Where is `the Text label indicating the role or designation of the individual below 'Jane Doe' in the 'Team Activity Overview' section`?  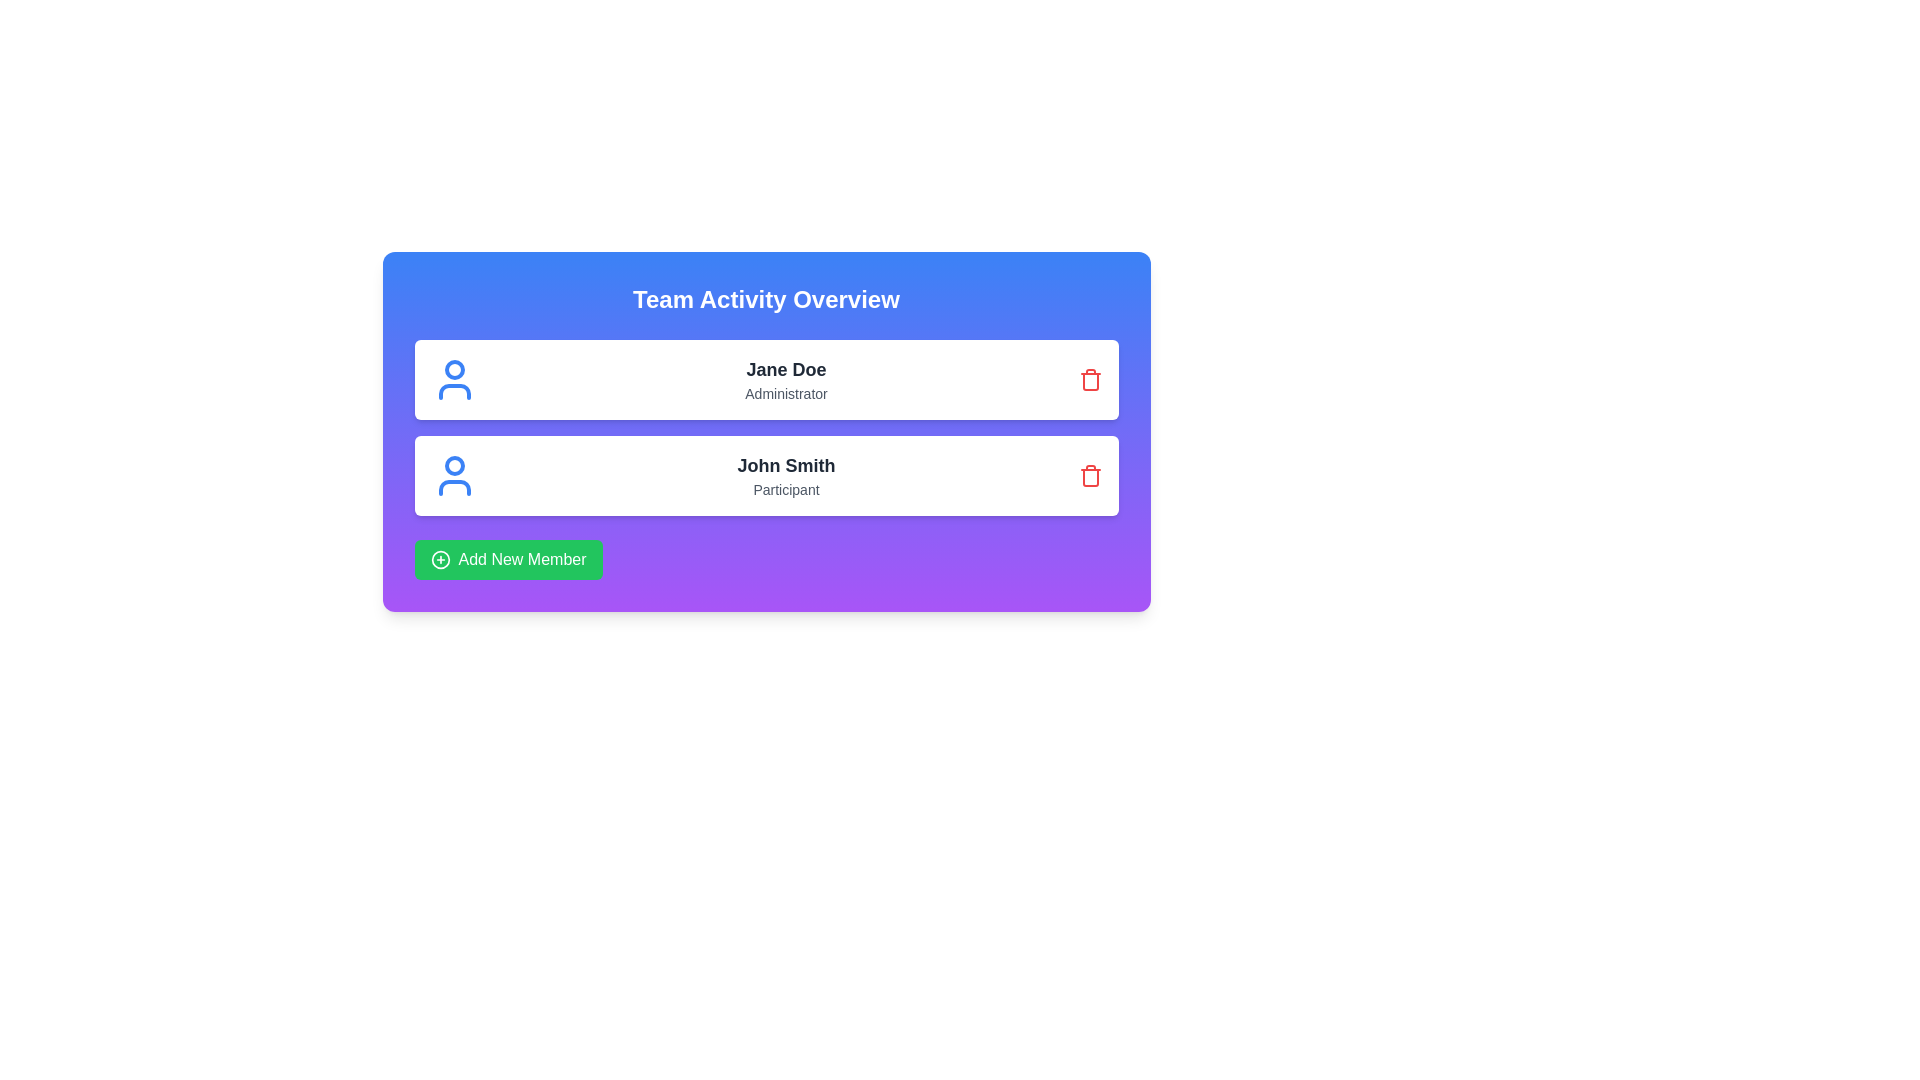
the Text label indicating the role or designation of the individual below 'Jane Doe' in the 'Team Activity Overview' section is located at coordinates (785, 393).